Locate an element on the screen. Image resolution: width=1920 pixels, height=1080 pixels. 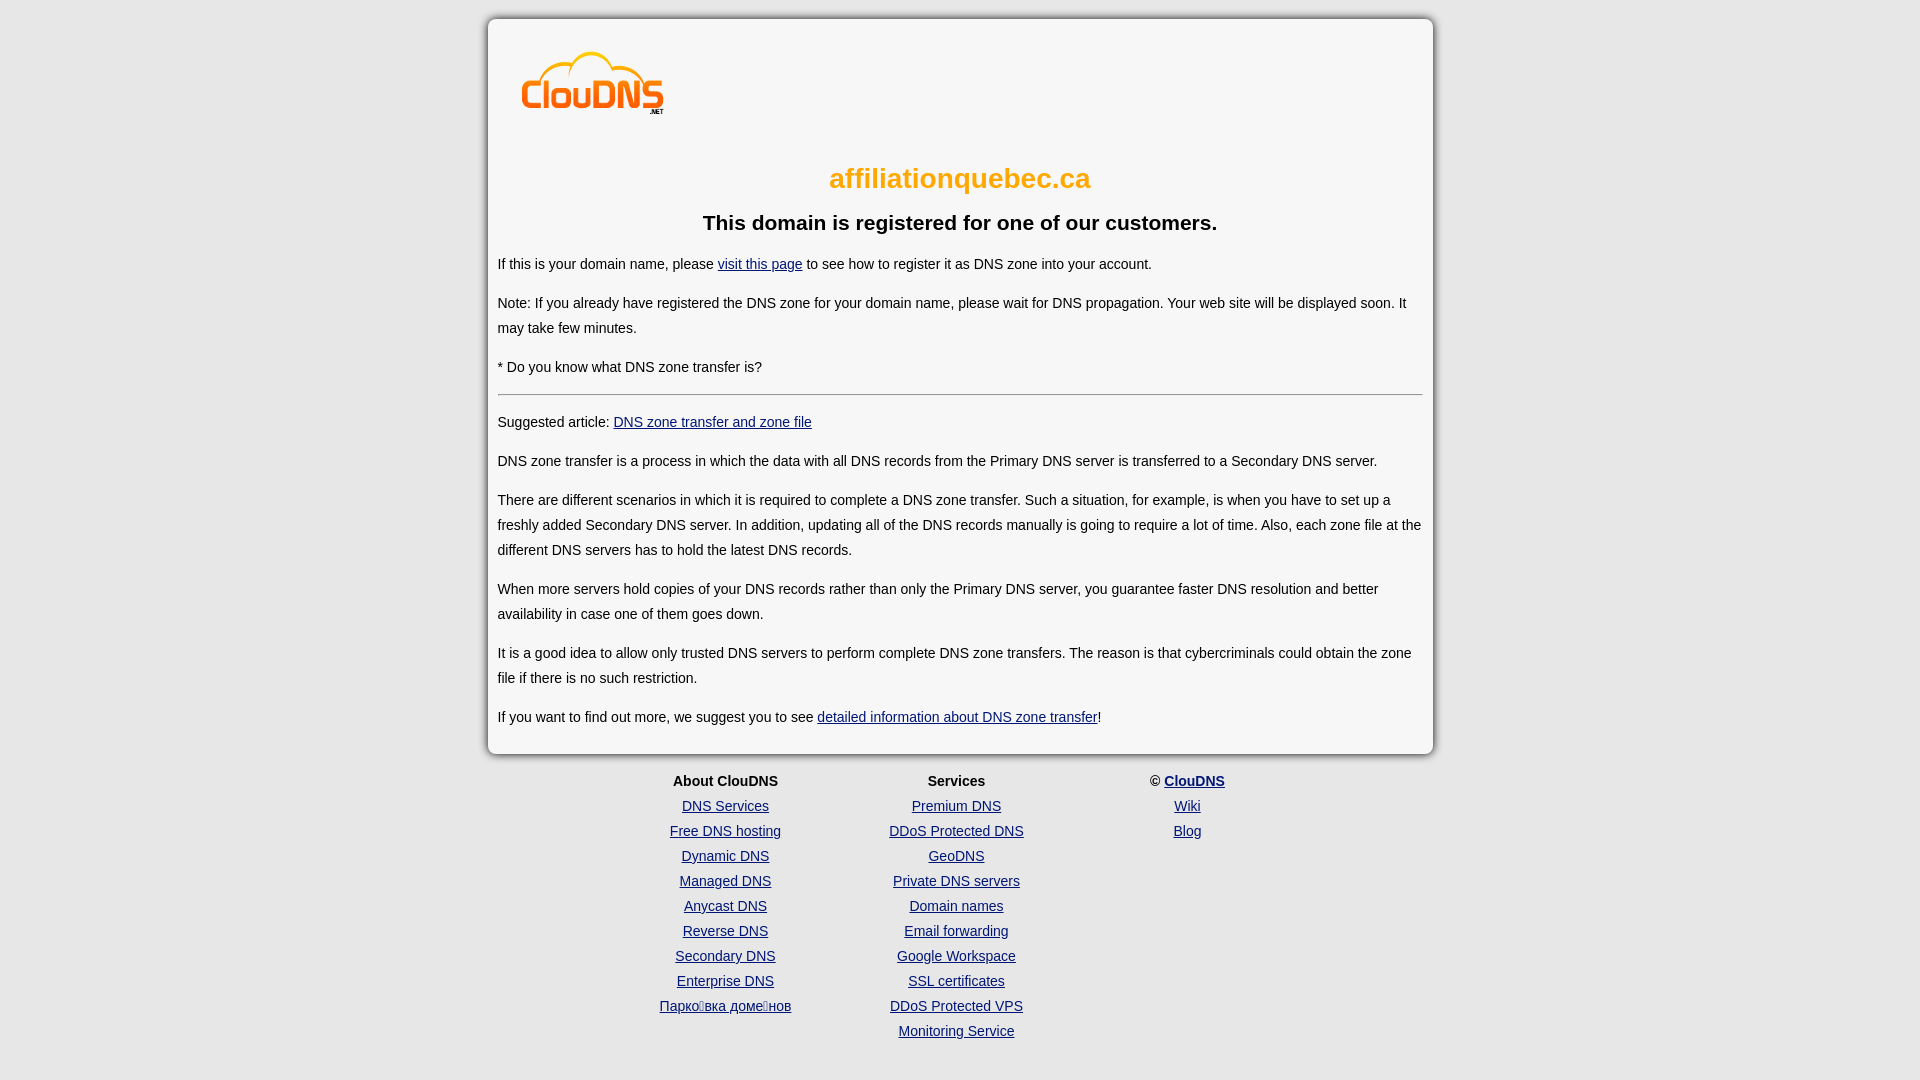
'Monitoring Service' is located at coordinates (955, 1030).